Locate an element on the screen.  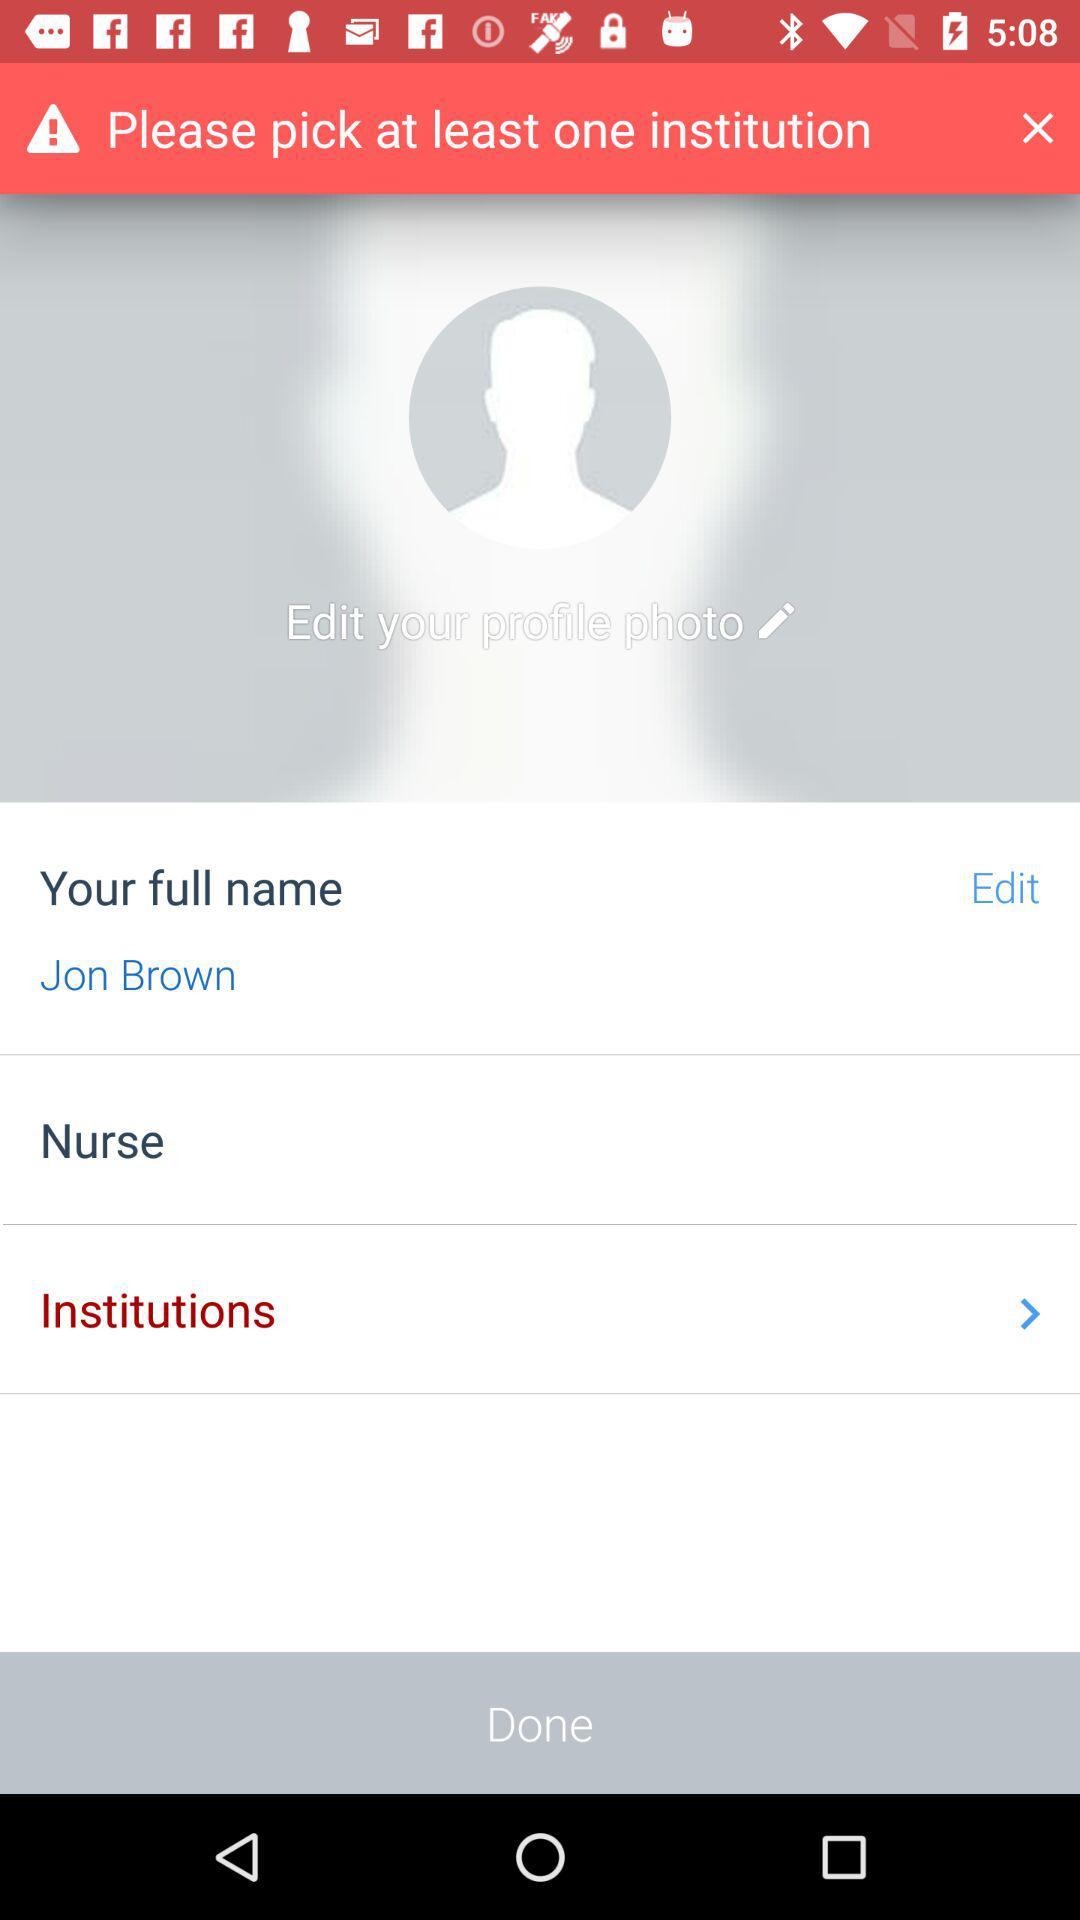
closs button is located at coordinates (1052, 127).